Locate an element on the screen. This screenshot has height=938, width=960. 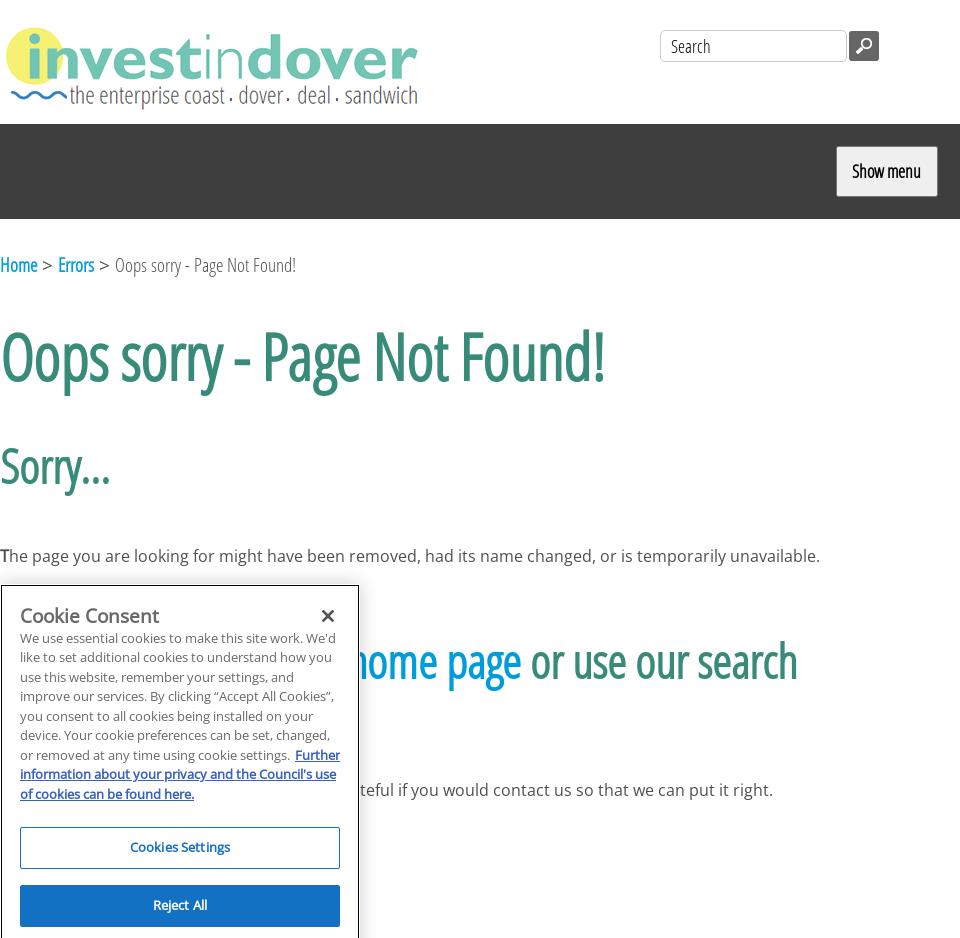
'Please navigate to our' is located at coordinates (172, 659).